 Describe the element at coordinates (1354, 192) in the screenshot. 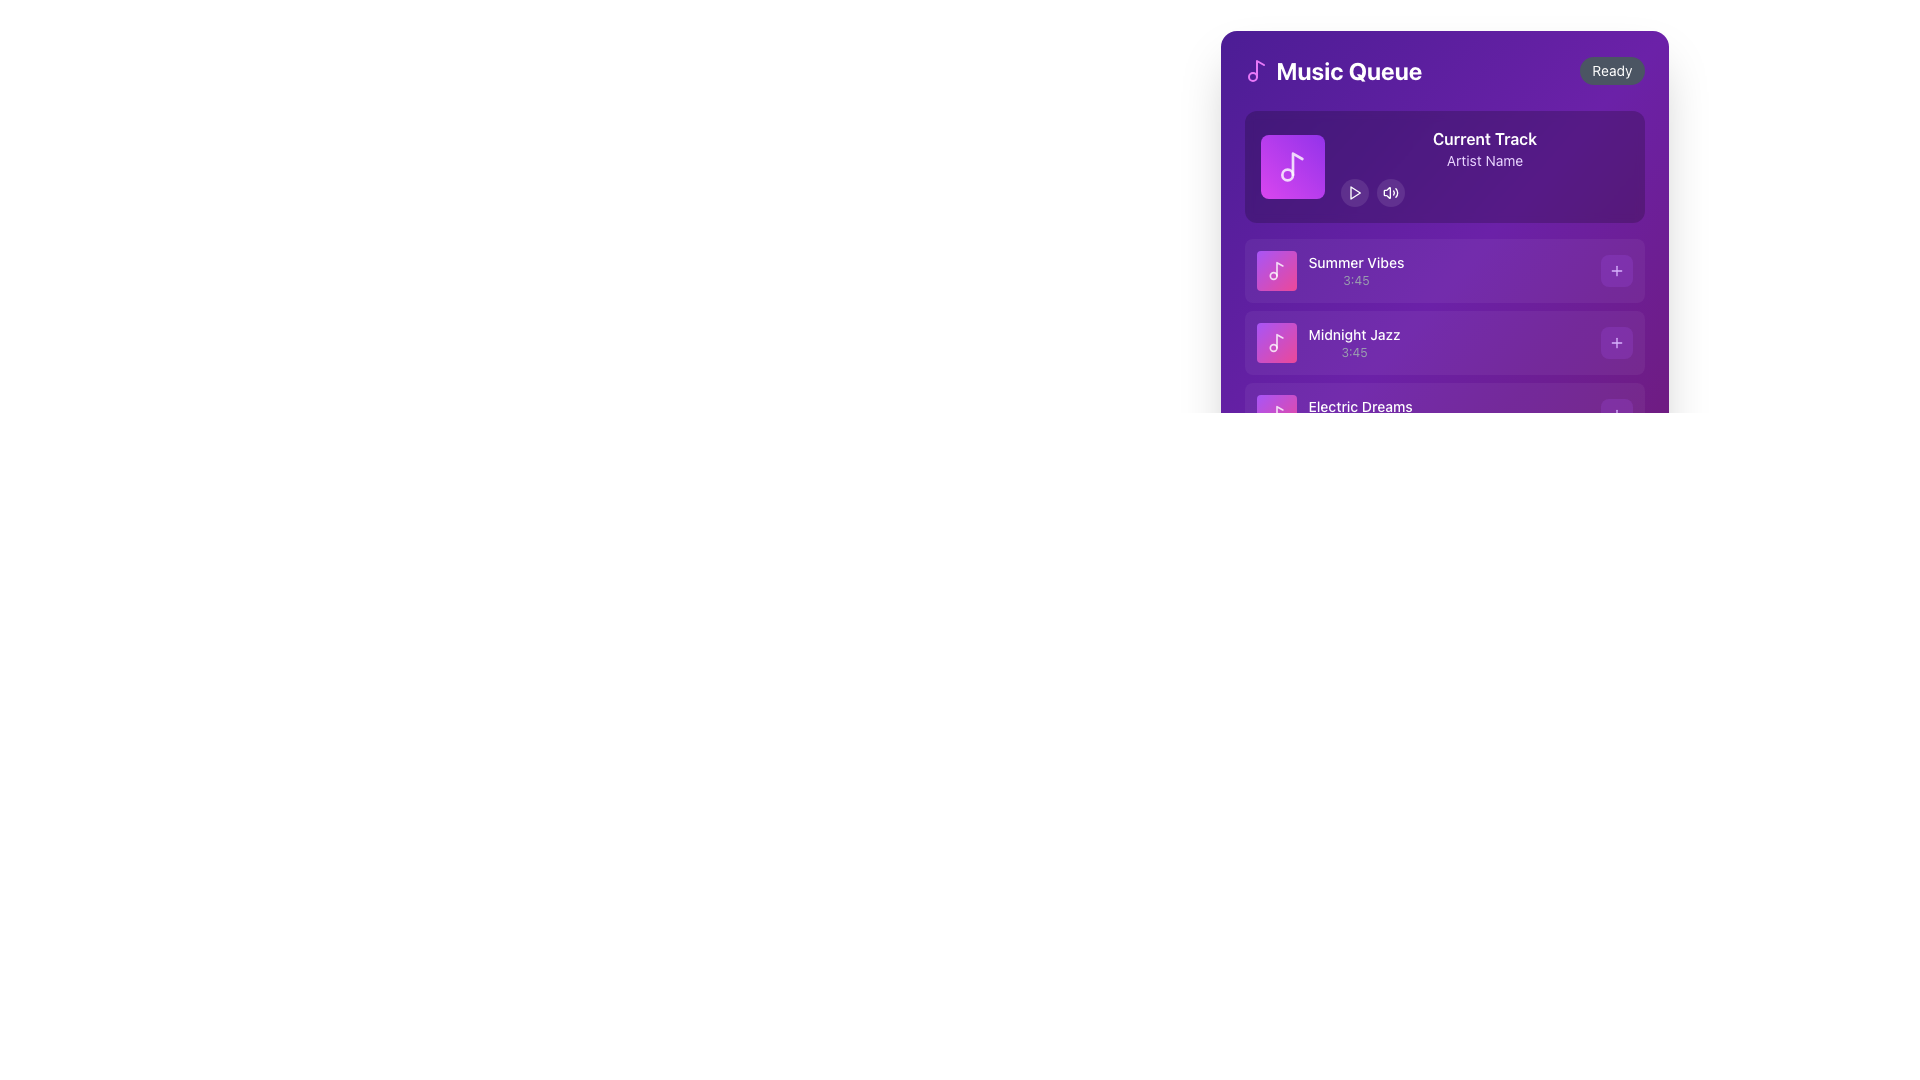

I see `the play button icon, which is a small triangular button in a circular background, located in the music player interface` at that location.